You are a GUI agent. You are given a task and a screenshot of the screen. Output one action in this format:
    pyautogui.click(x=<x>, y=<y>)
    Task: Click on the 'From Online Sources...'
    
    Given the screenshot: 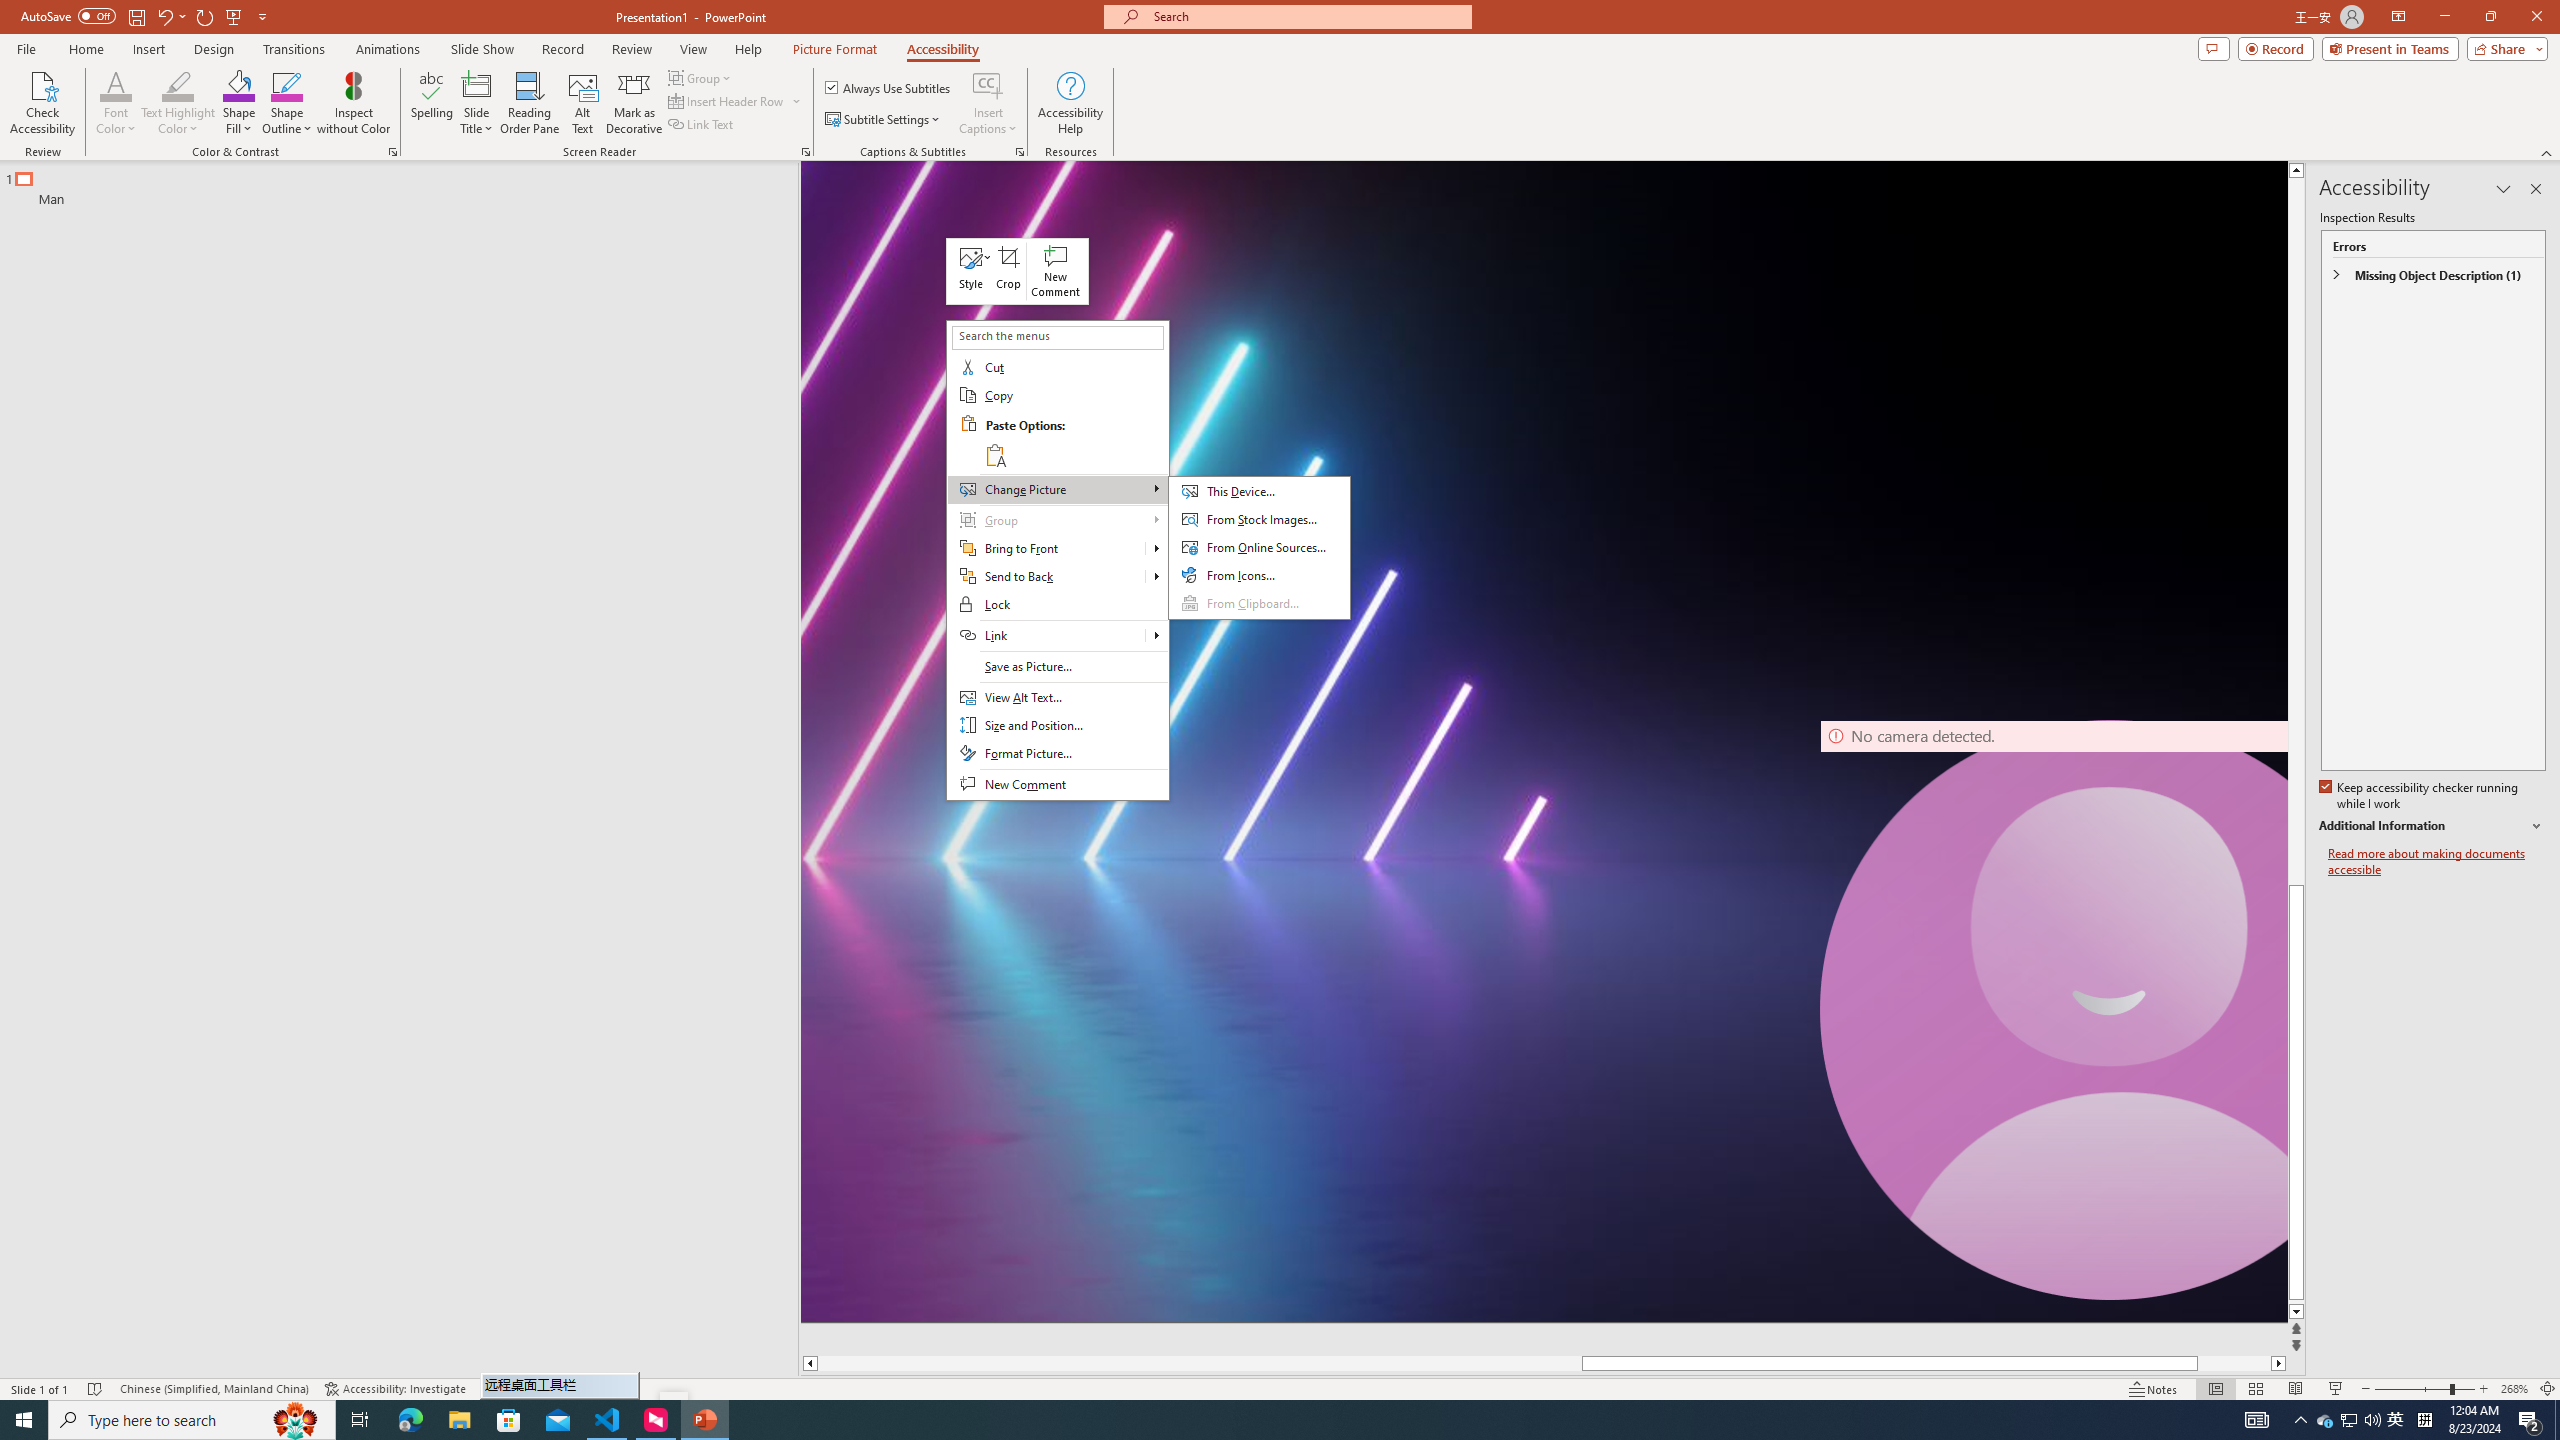 What is the action you would take?
    pyautogui.click(x=1259, y=547)
    